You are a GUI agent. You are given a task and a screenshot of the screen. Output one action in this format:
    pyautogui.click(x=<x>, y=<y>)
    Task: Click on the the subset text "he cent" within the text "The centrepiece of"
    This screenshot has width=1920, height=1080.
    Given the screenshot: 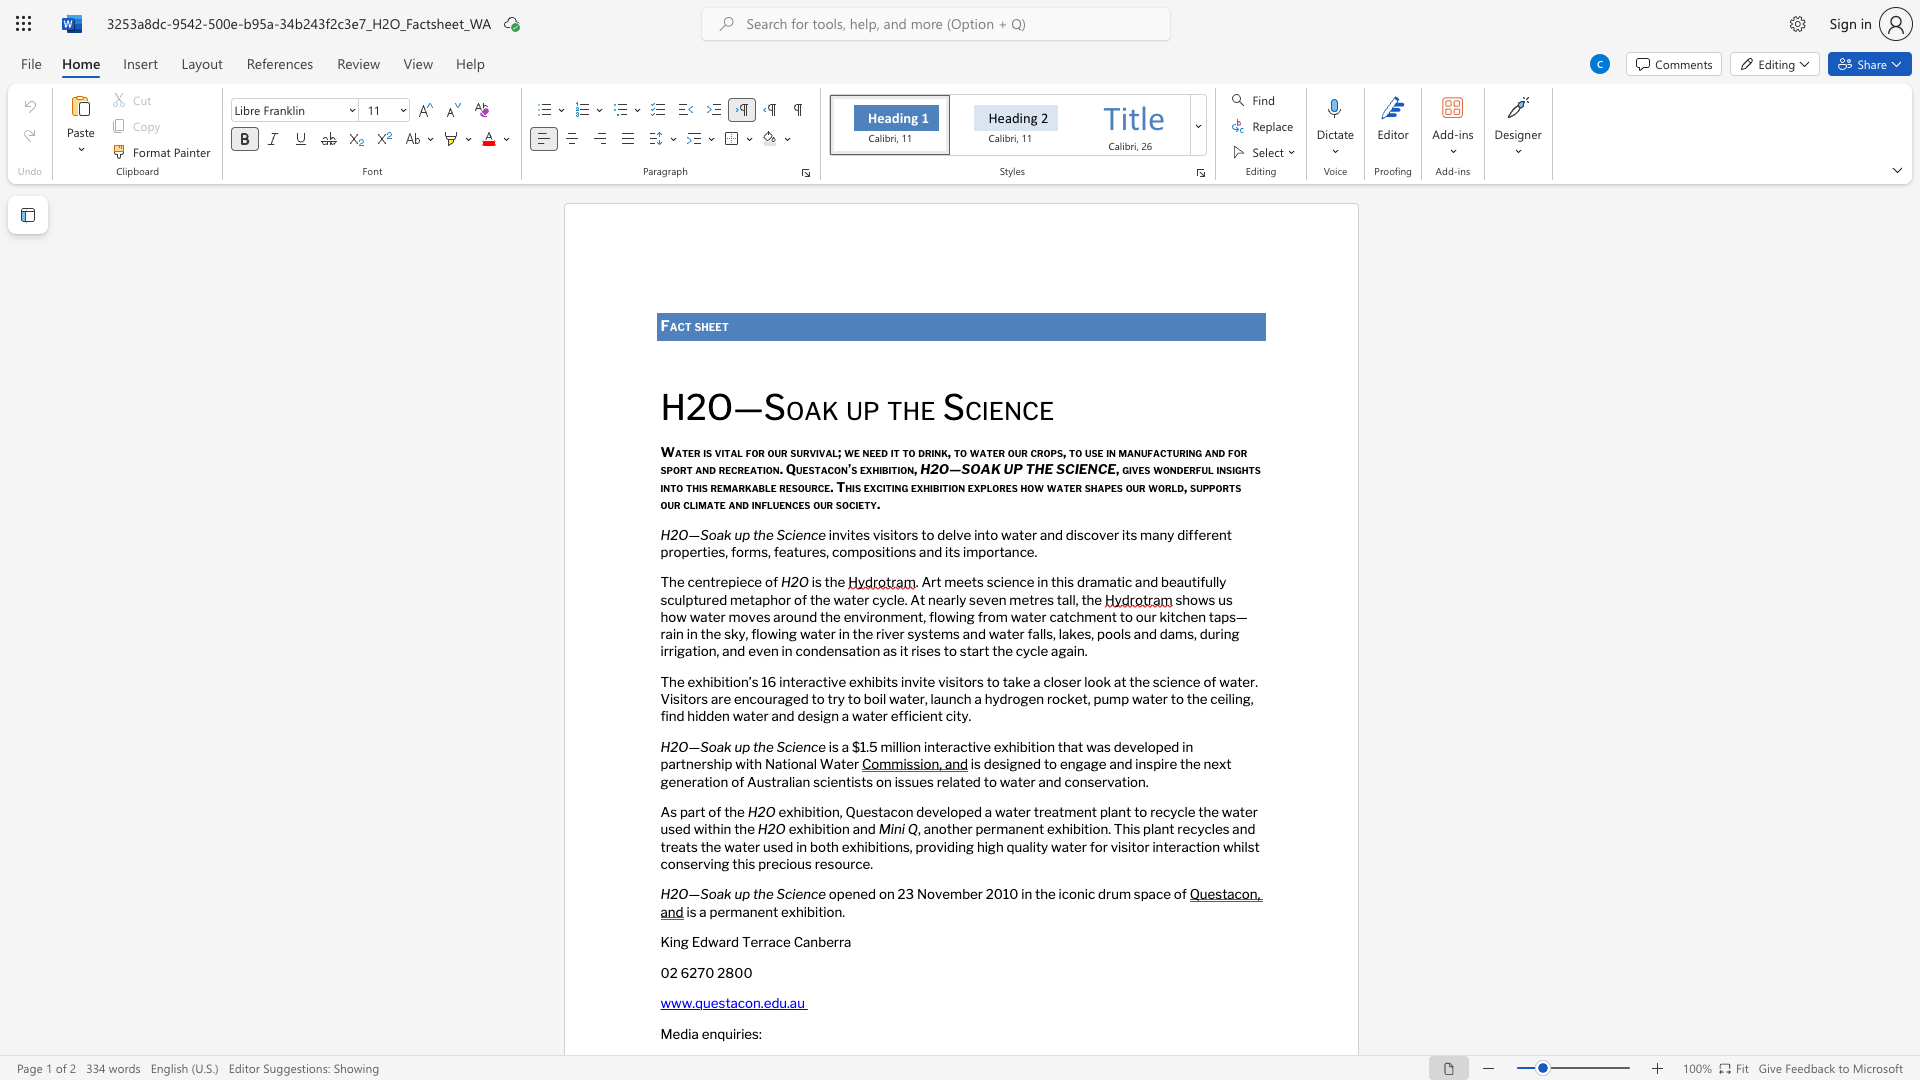 What is the action you would take?
    pyautogui.click(x=669, y=582)
    